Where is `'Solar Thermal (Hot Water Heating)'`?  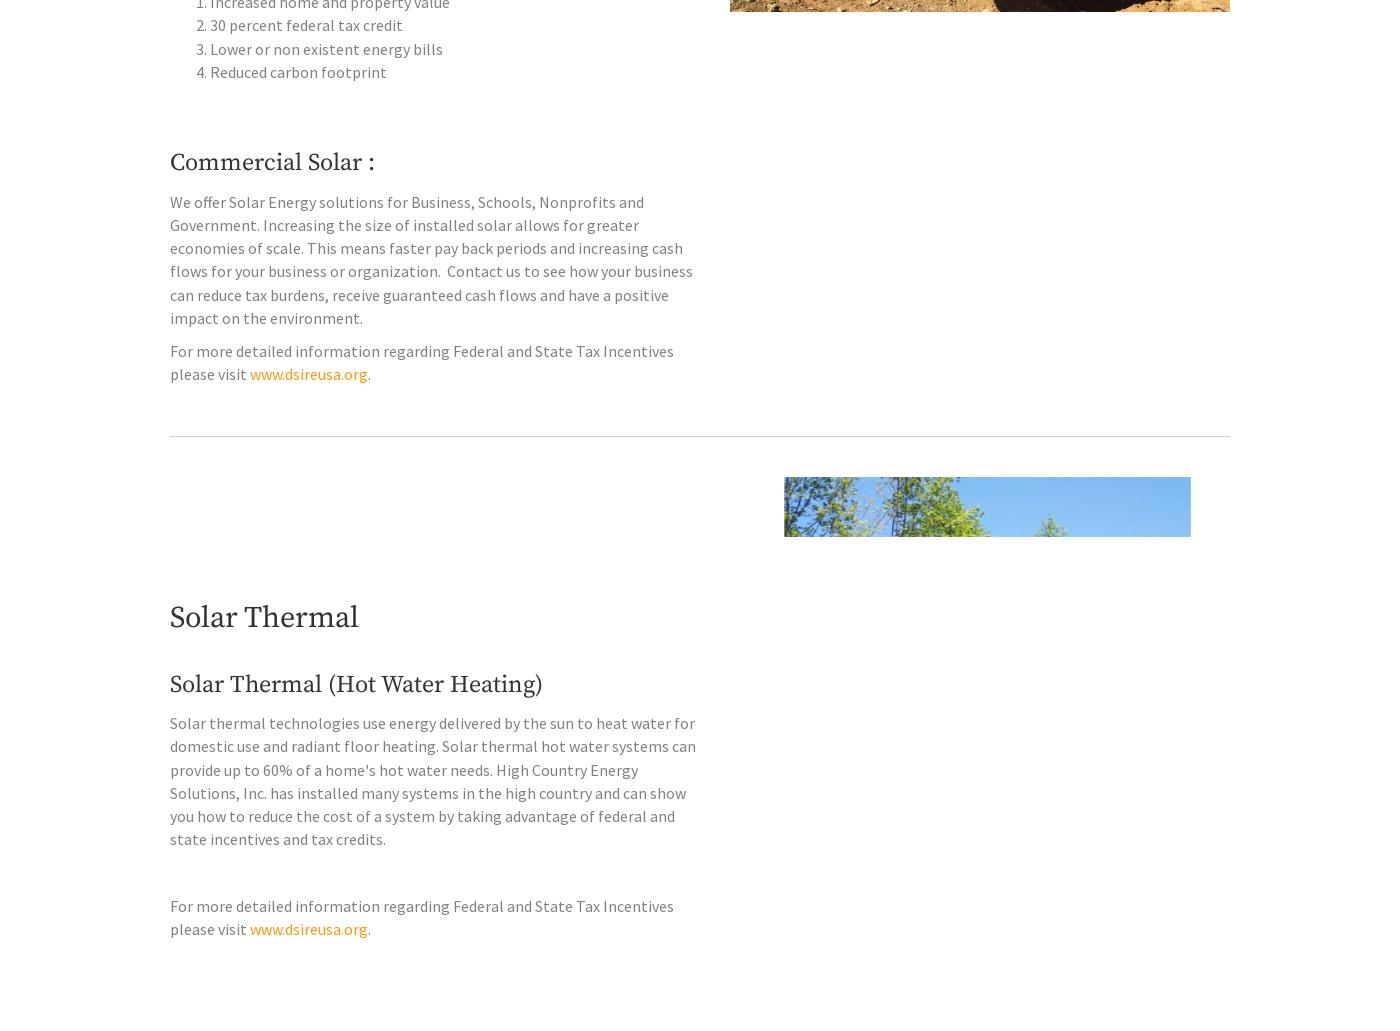 'Solar Thermal (Hot Water Heating)' is located at coordinates (356, 725).